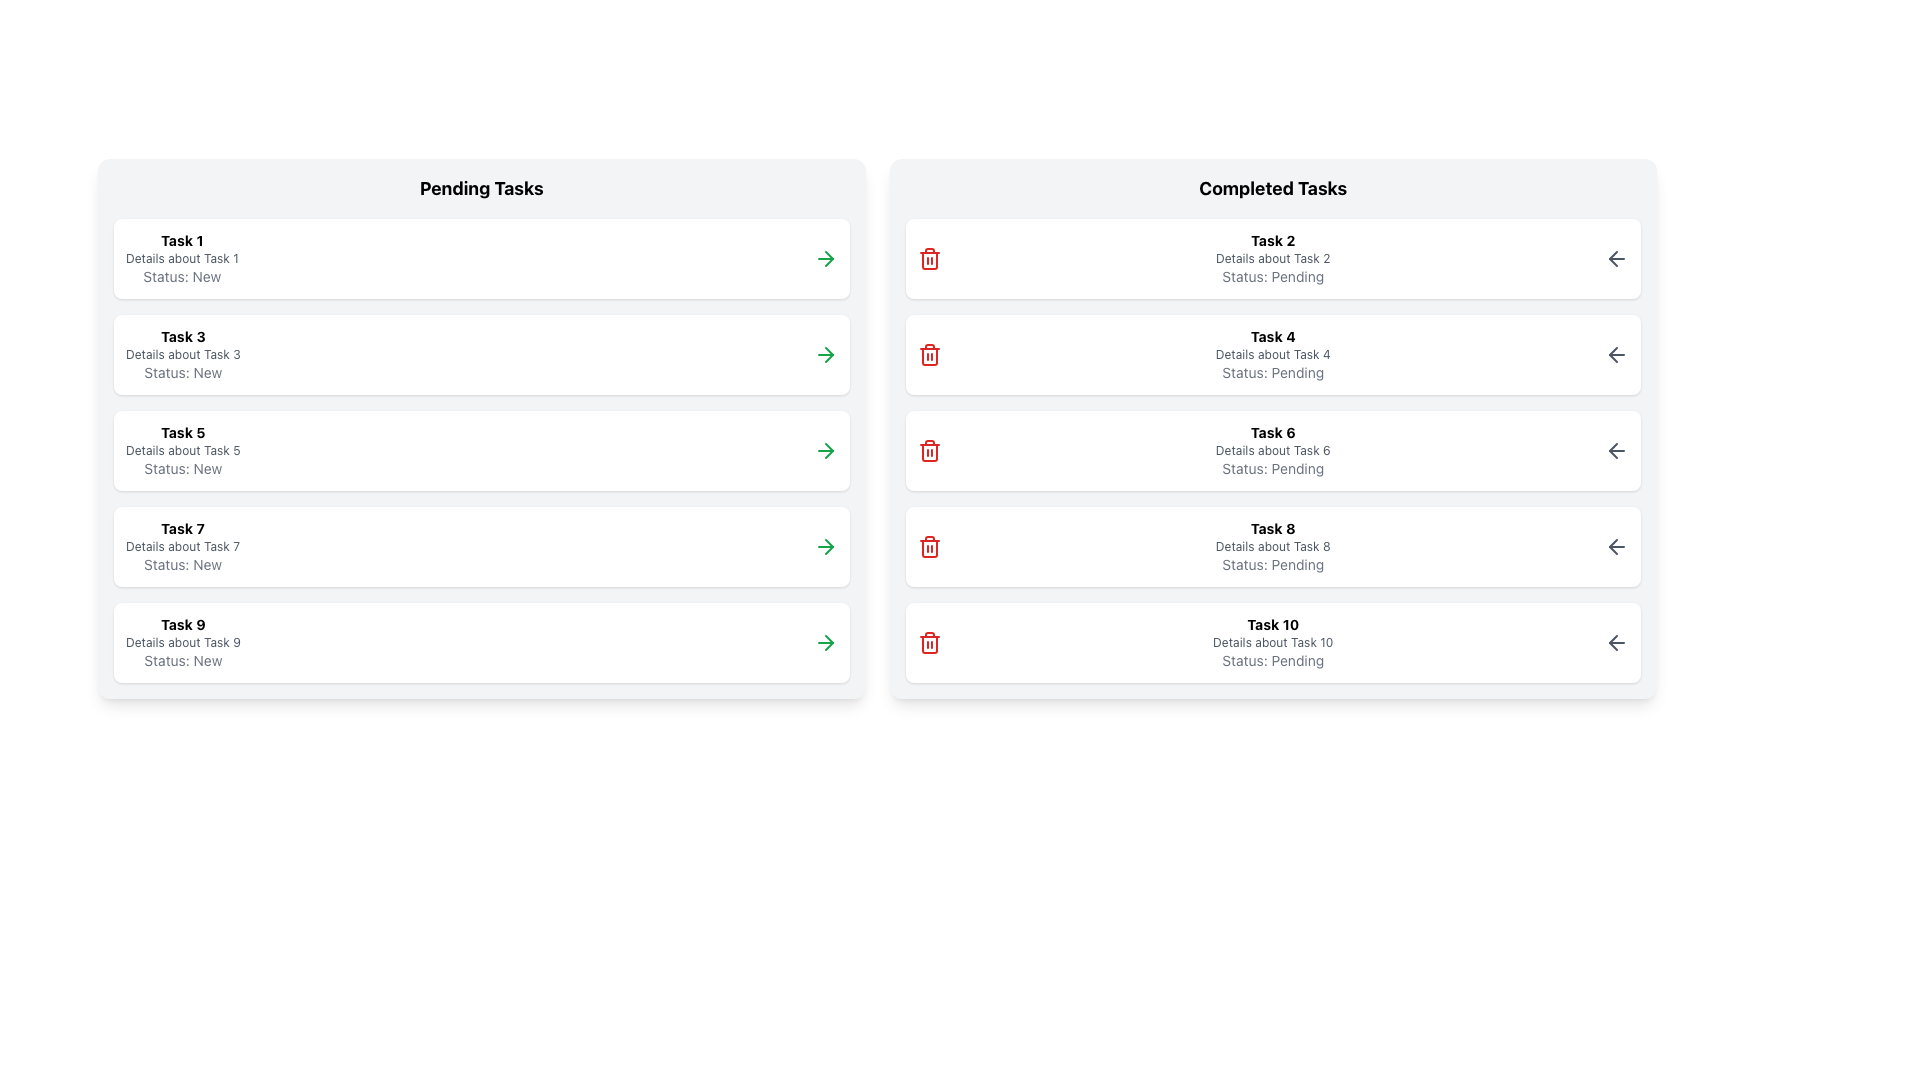 The height and width of the screenshot is (1080, 1920). What do you see at coordinates (183, 372) in the screenshot?
I see `the text label displaying the current status of 'Task 3' as 'New', which is positioned below the 'Details about Task 3' text in the 'Pending Tasks' column` at bounding box center [183, 372].